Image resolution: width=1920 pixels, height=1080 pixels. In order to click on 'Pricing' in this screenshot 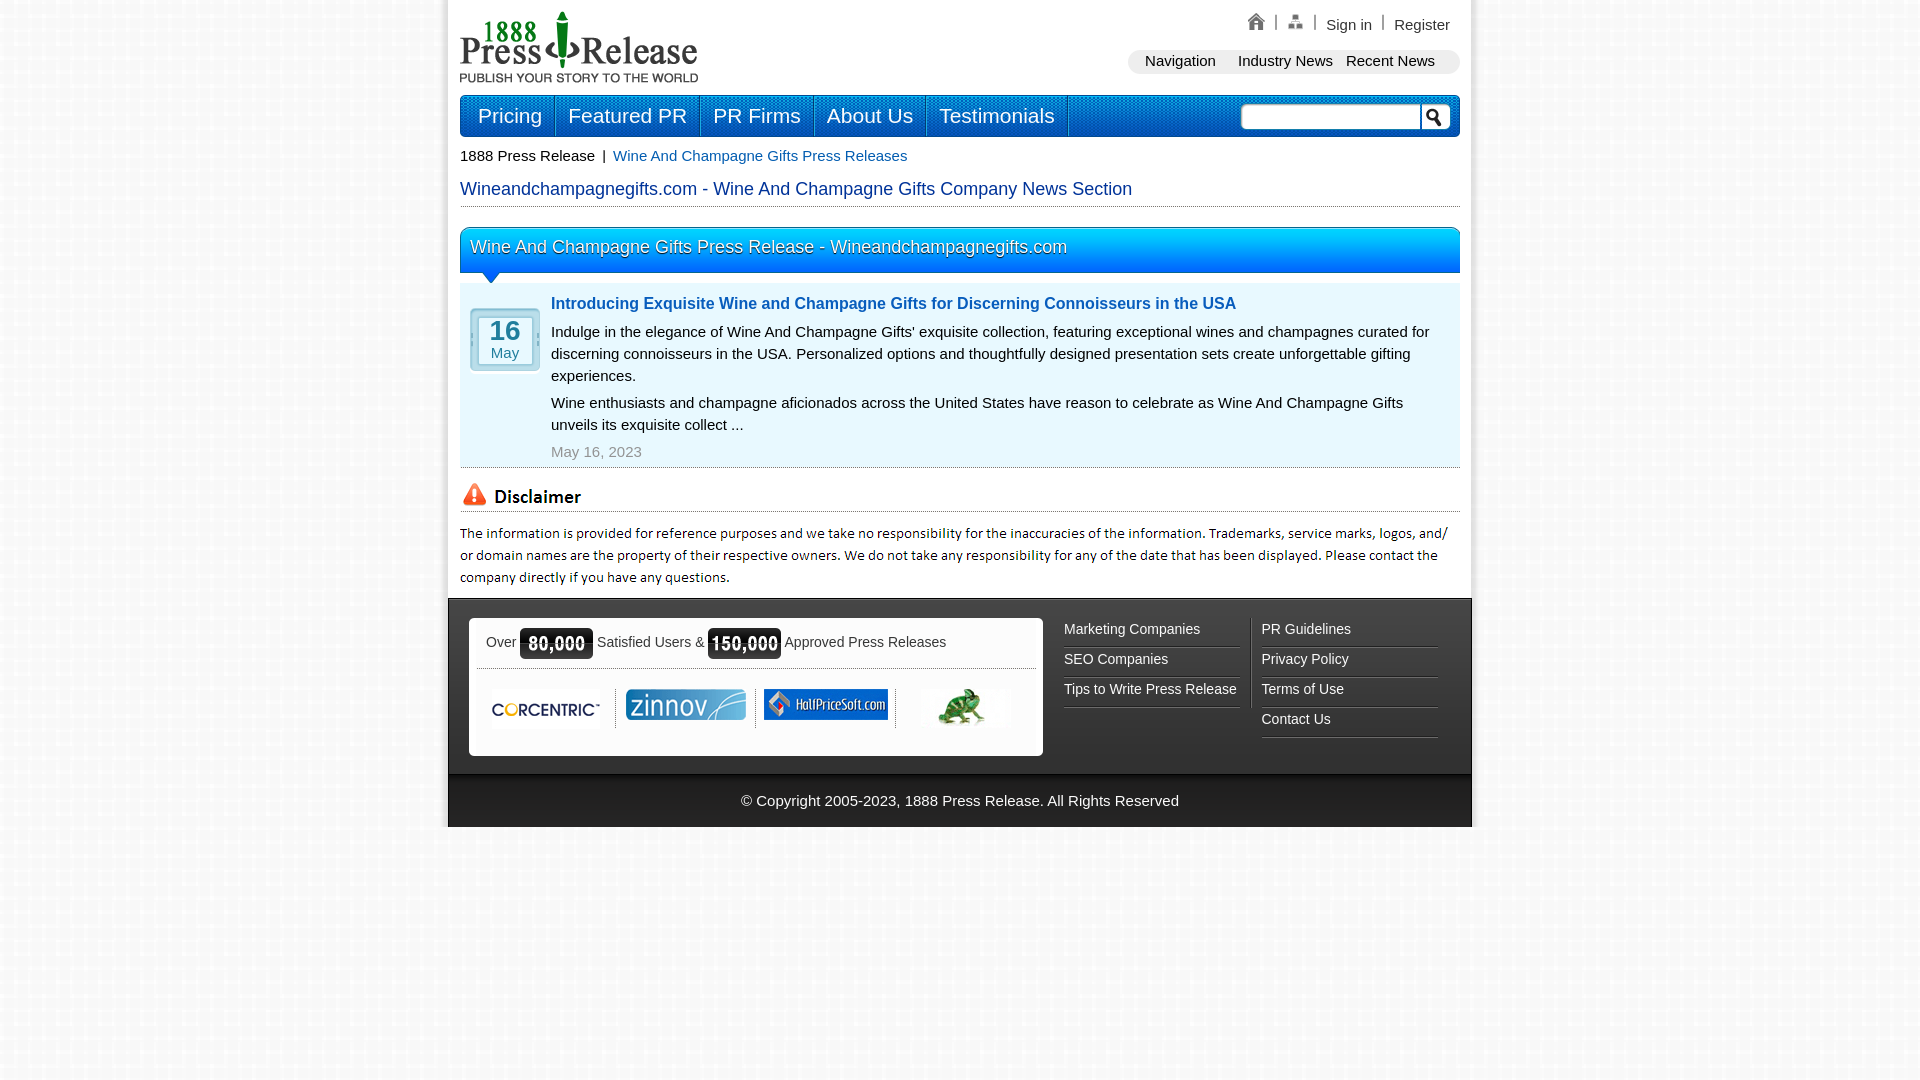, I will do `click(509, 115)`.